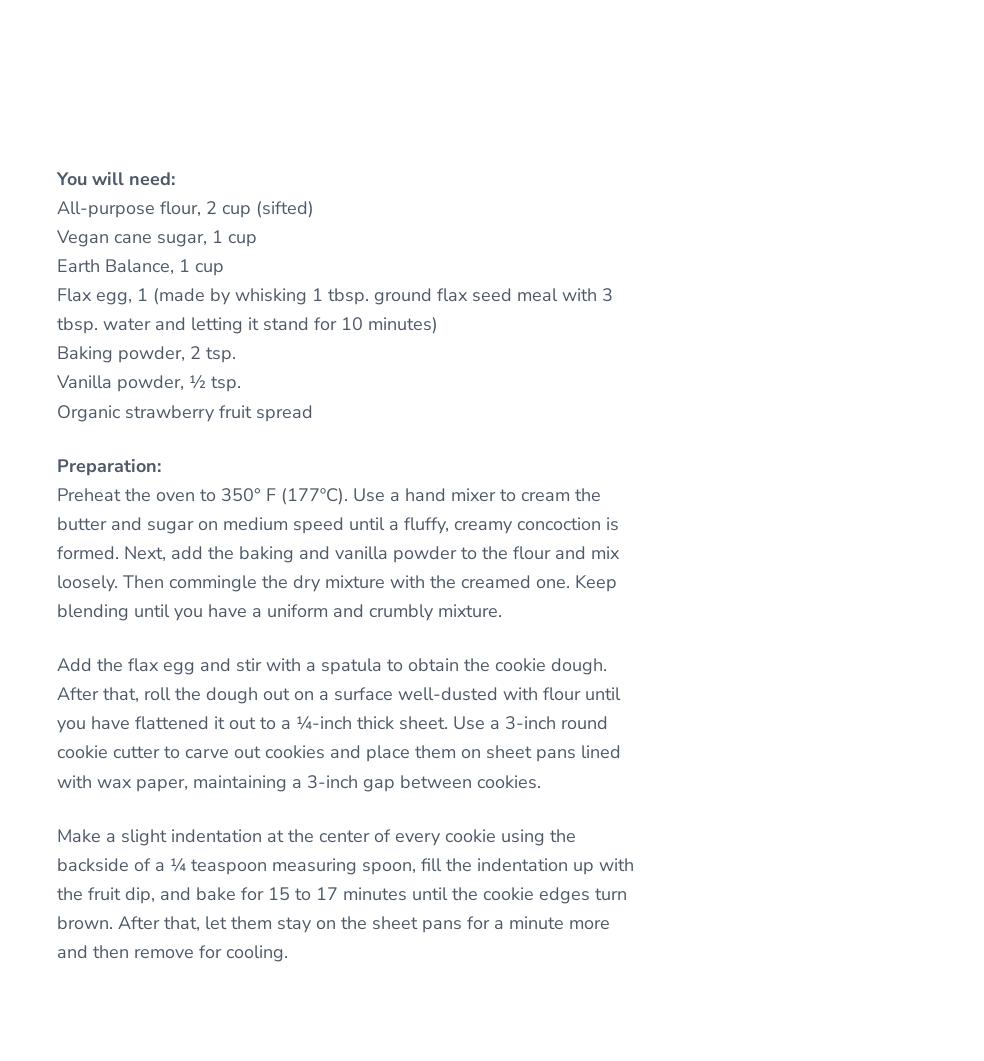  What do you see at coordinates (337, 551) in the screenshot?
I see `'Preheat the oven to 350° F (177ºC). Use a hand mixer to cream the butter and sugar on medium speed until a fluffy, creamy concoction is formed. Next, add the baking and vanilla powder to the flour and mix loosely. Then commingle the dry mixture with the creamed one. Keep blending until you have a uniform and crumbly mixture.'` at bounding box center [337, 551].